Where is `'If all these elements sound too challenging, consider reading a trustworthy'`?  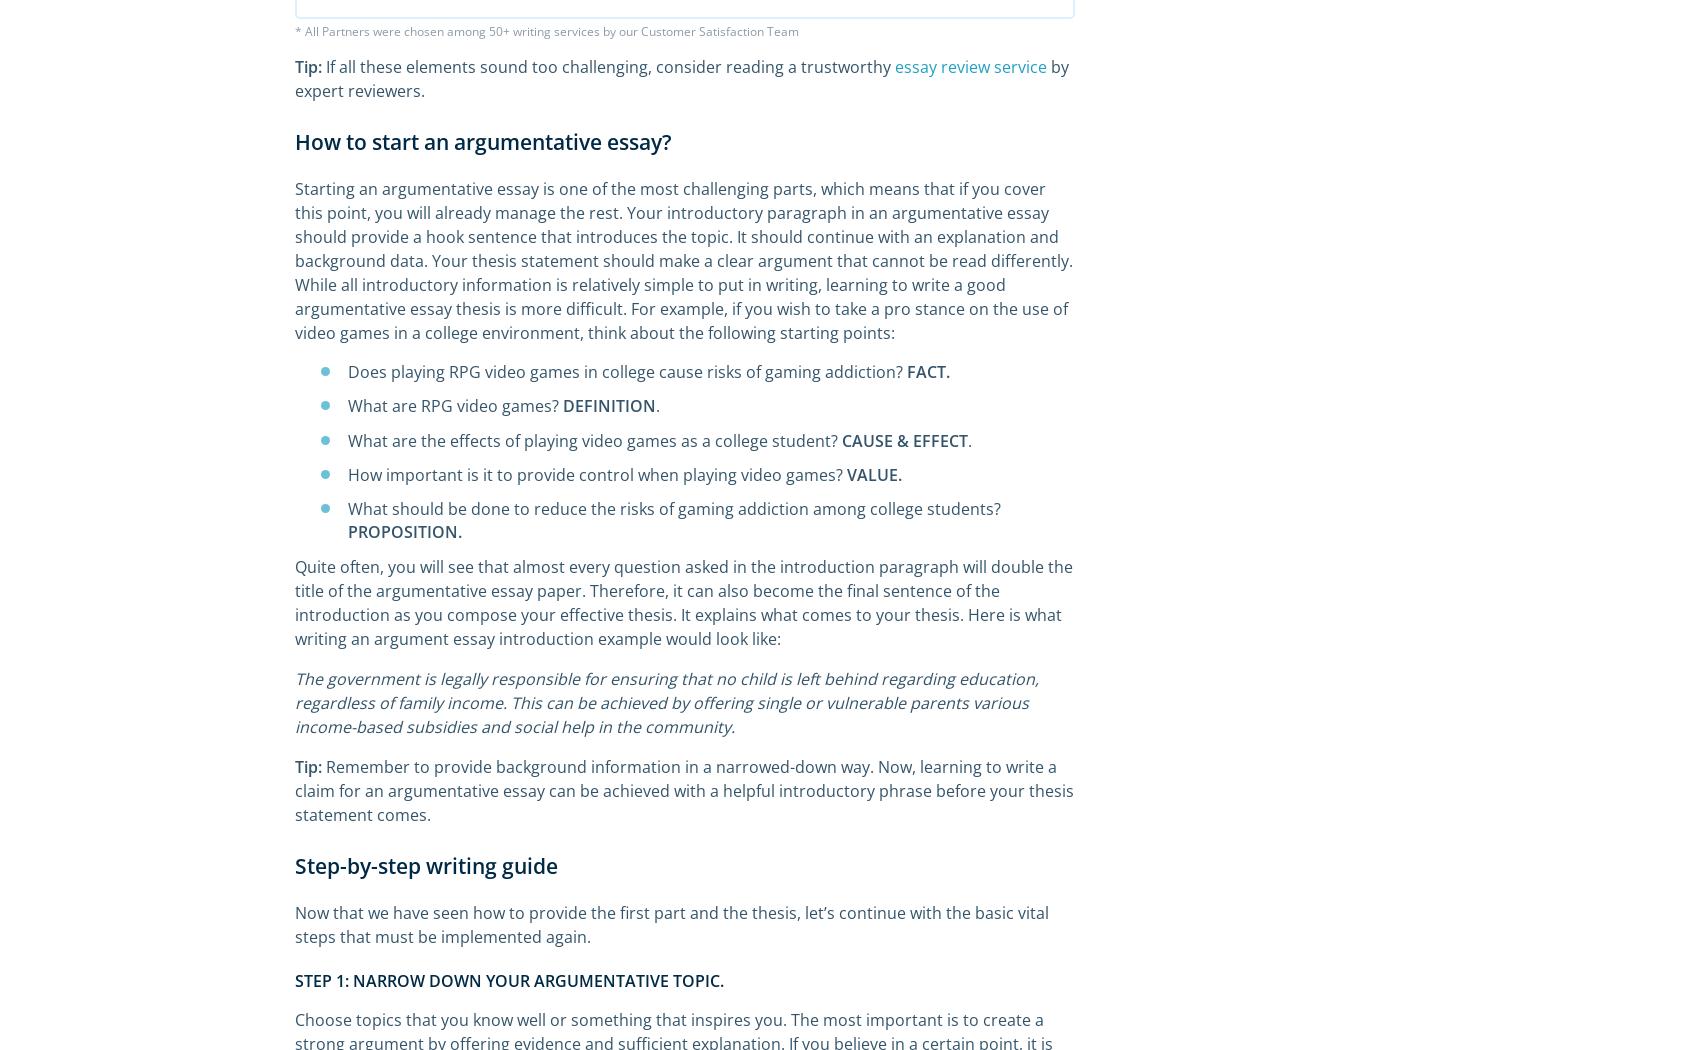 'If all these elements sound too challenging, consider reading a trustworthy' is located at coordinates (607, 65).